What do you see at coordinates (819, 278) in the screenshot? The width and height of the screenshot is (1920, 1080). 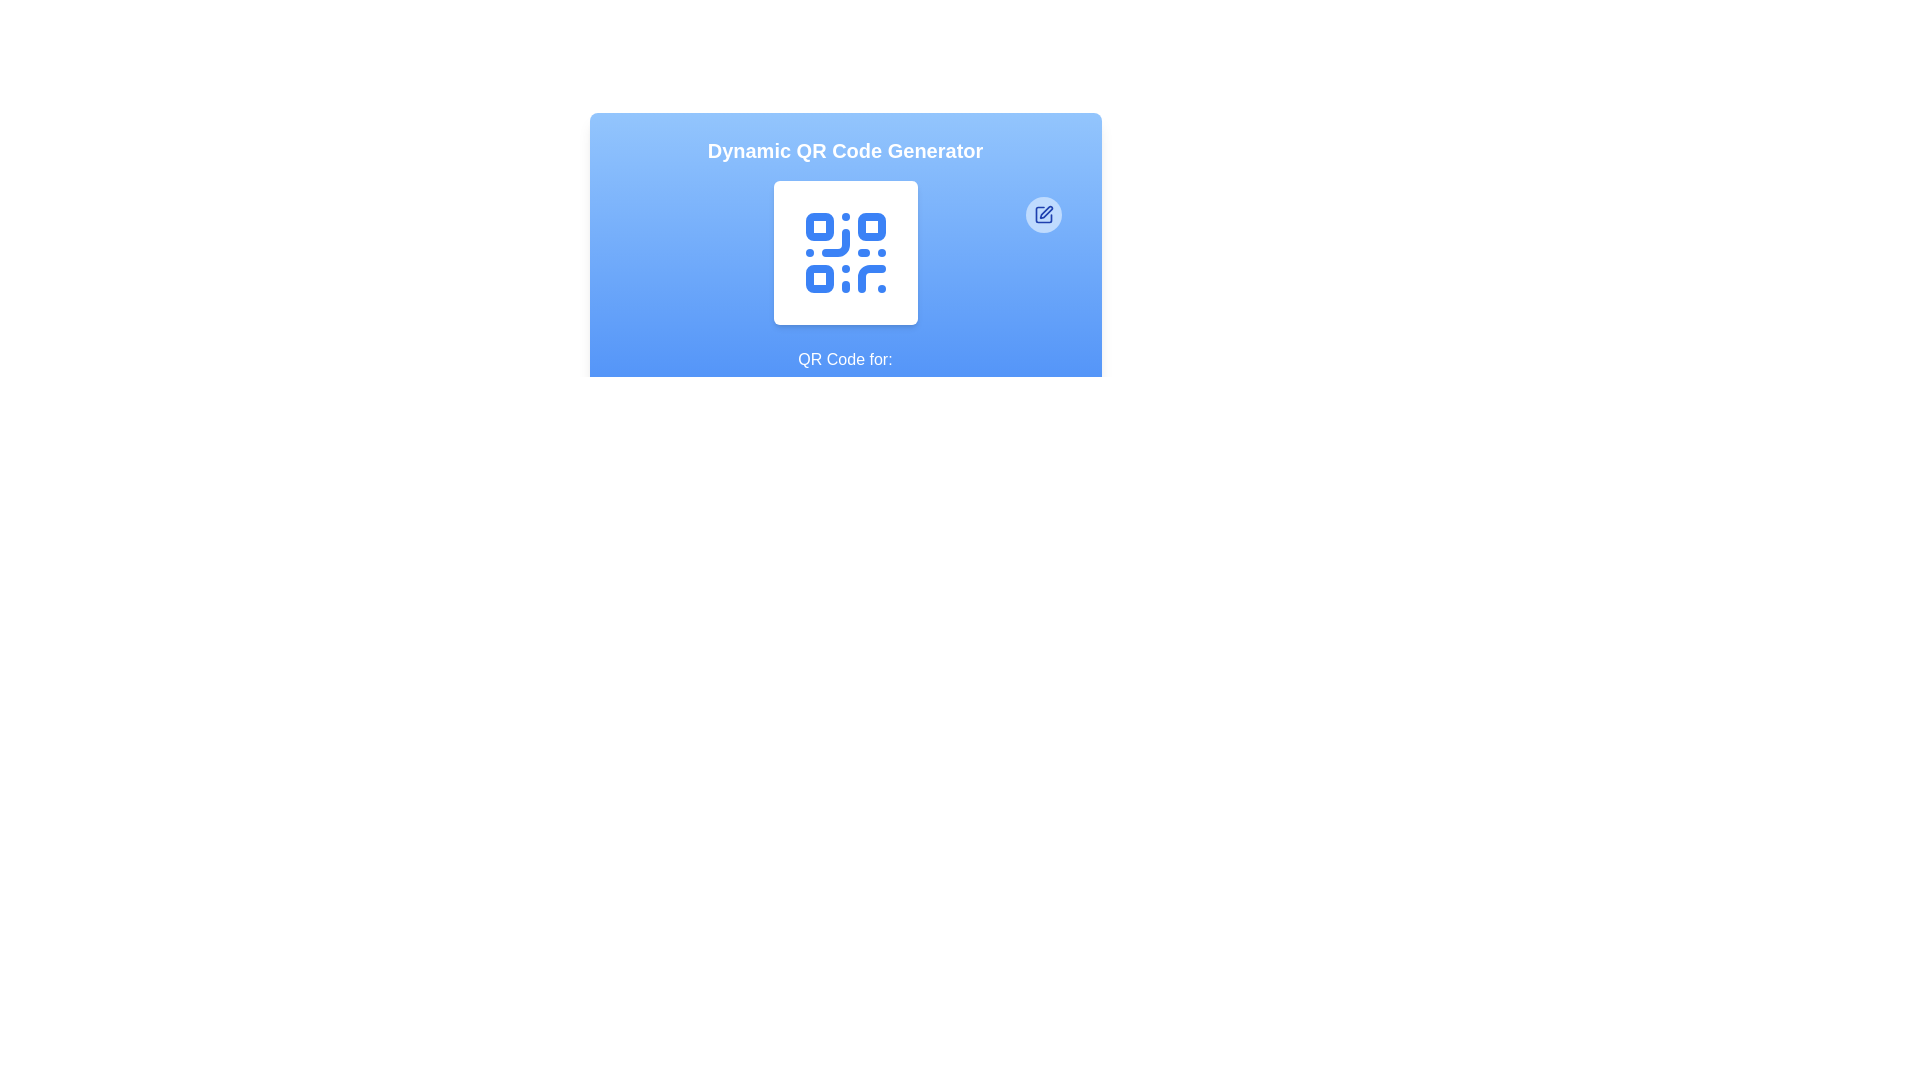 I see `the small blue square with rounded corners located in the bottom-left section of the QR code graphic within the blue panel labeled 'Dynamic QR Code Generator'` at bounding box center [819, 278].